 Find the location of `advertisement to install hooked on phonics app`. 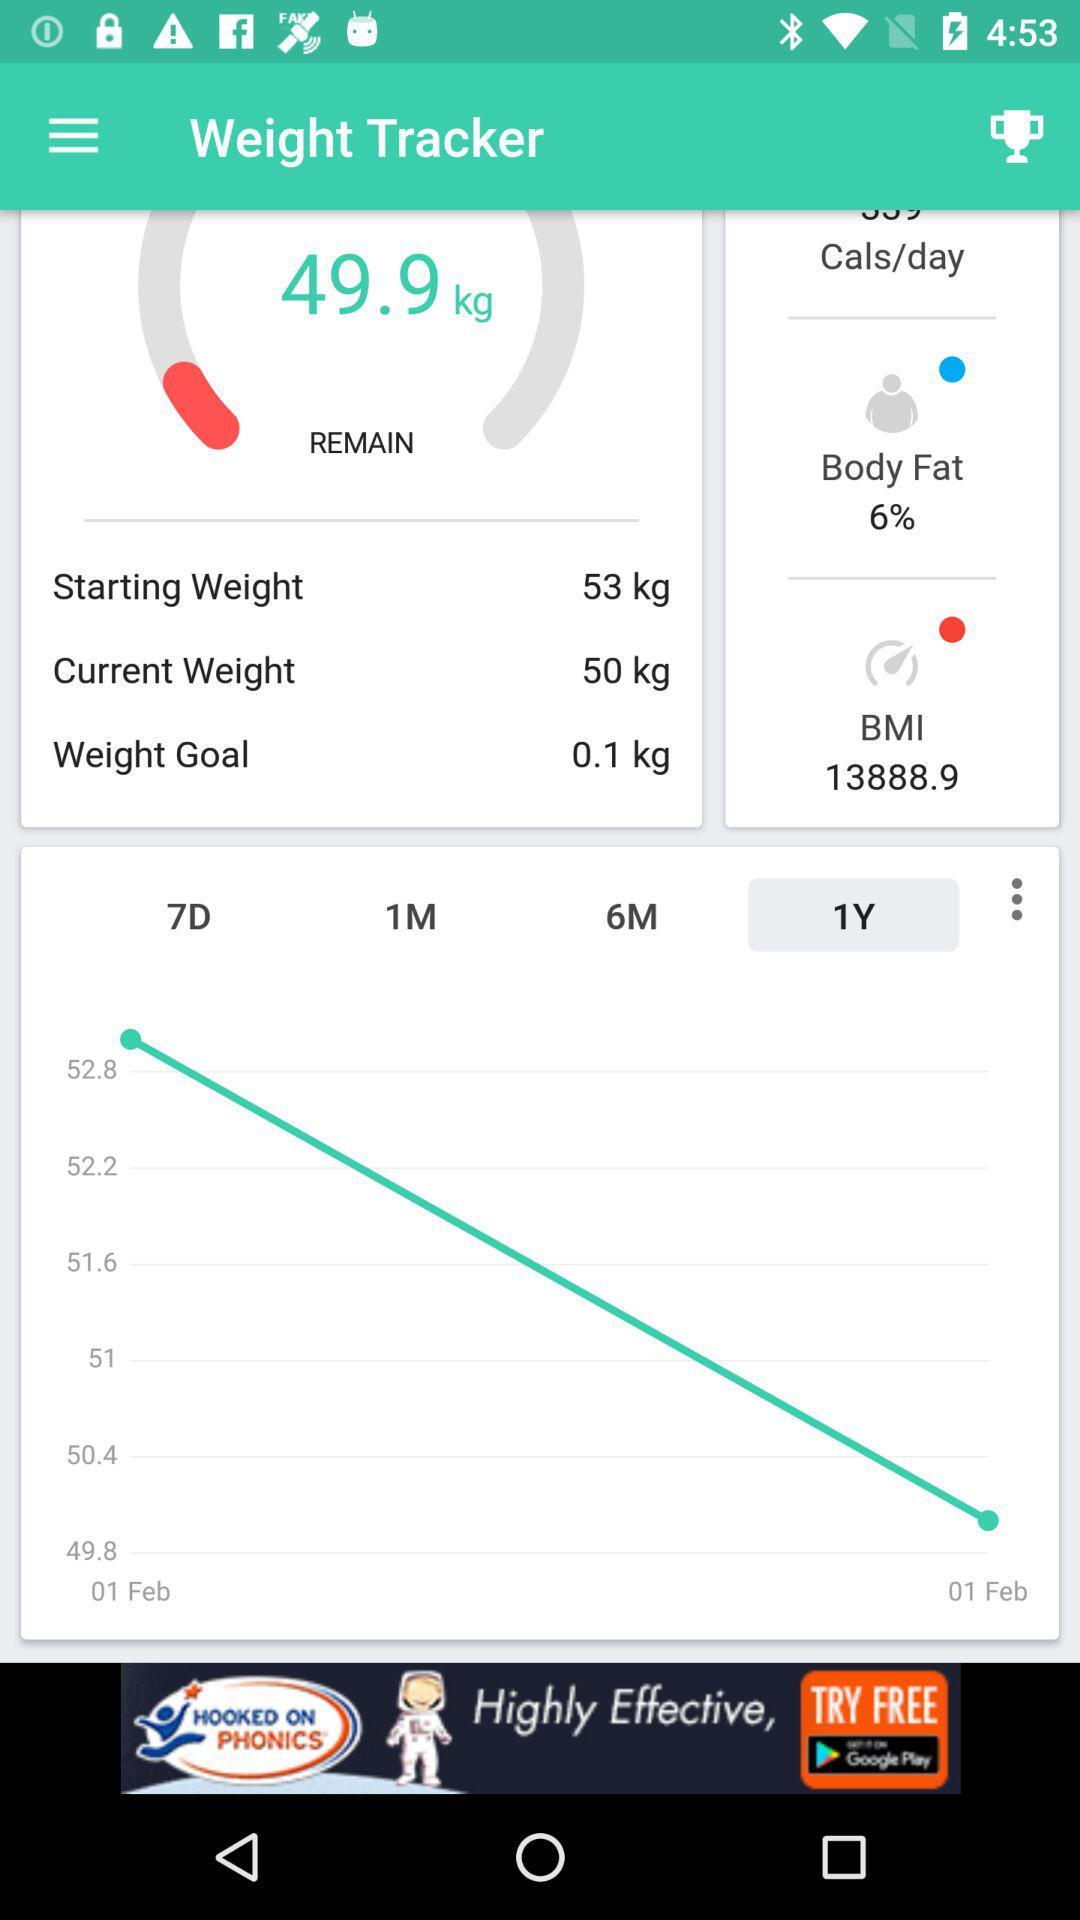

advertisement to install hooked on phonics app is located at coordinates (540, 1727).